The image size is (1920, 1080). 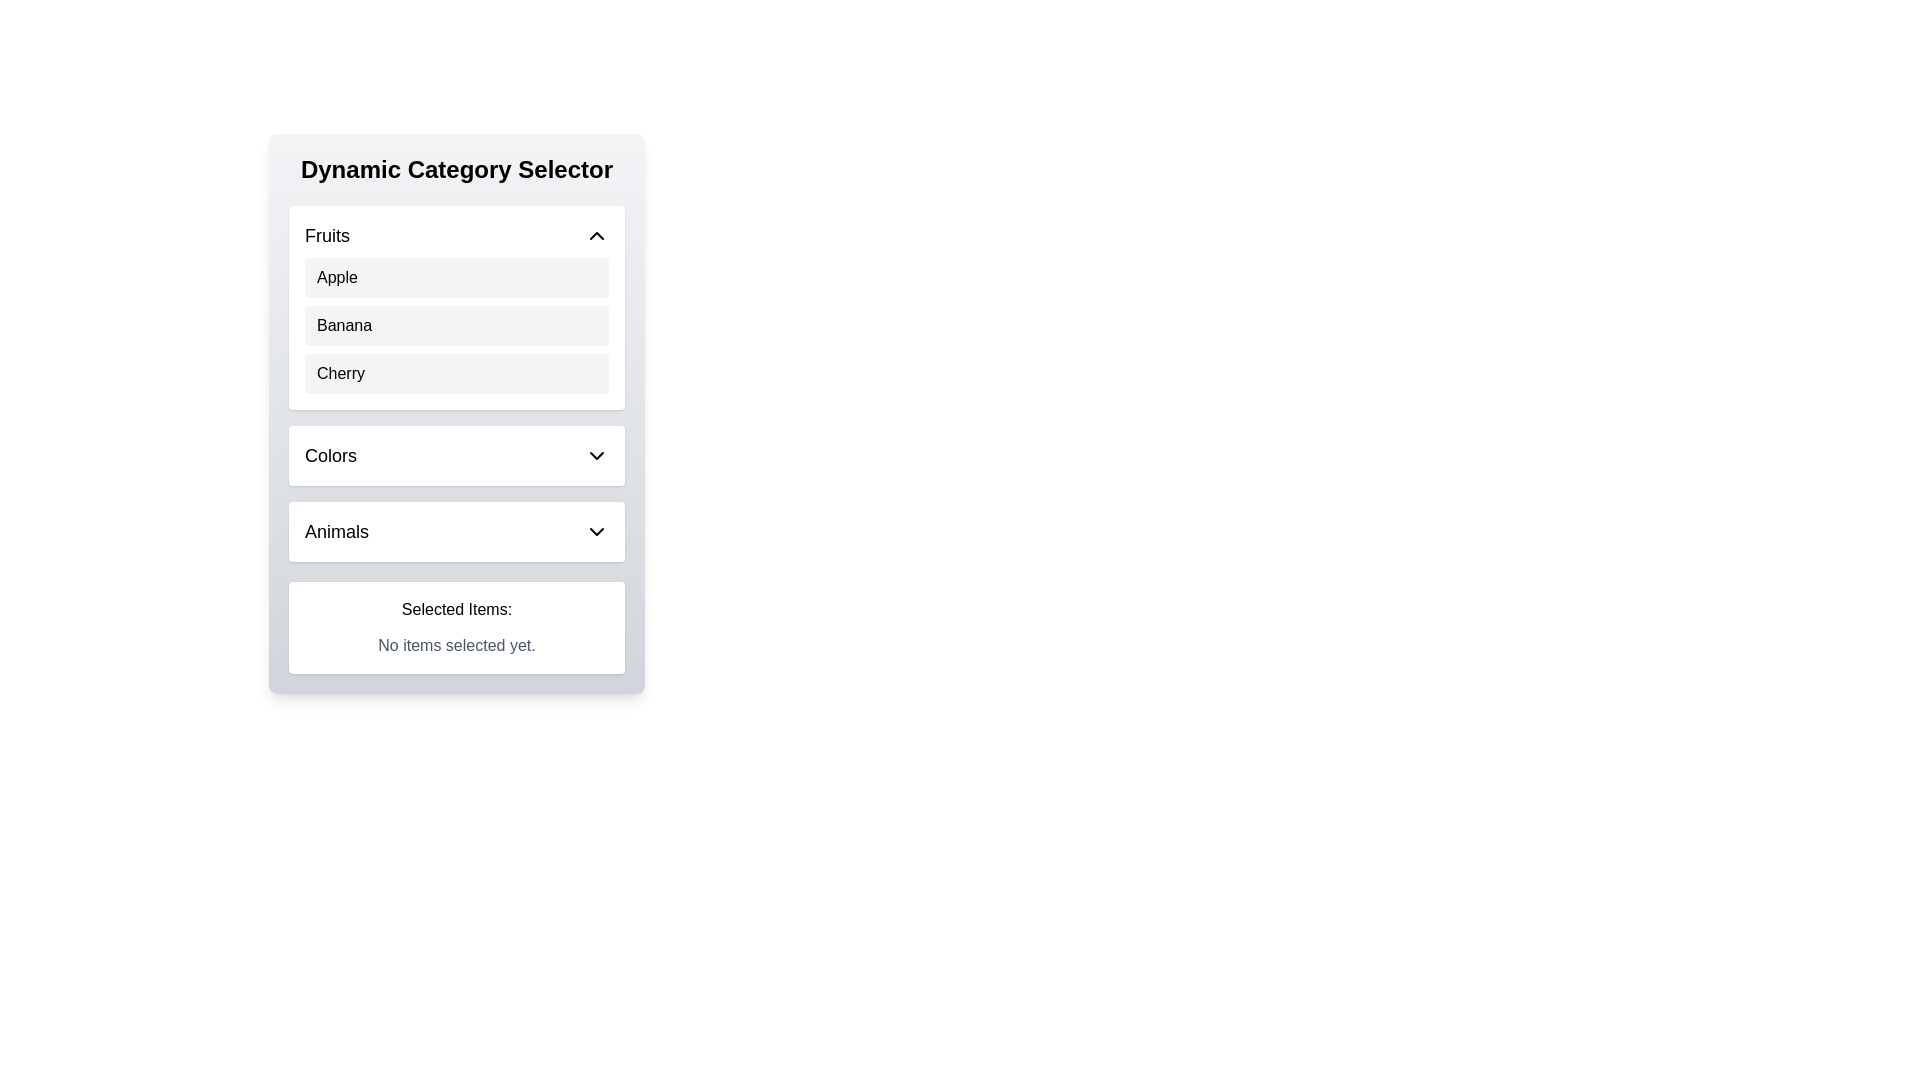 What do you see at coordinates (336, 531) in the screenshot?
I see `the 'Animals' text label within the 'Dynamic Category Selector' component, which is styled in bold font and positioned horizontally in a dropdown menu` at bounding box center [336, 531].